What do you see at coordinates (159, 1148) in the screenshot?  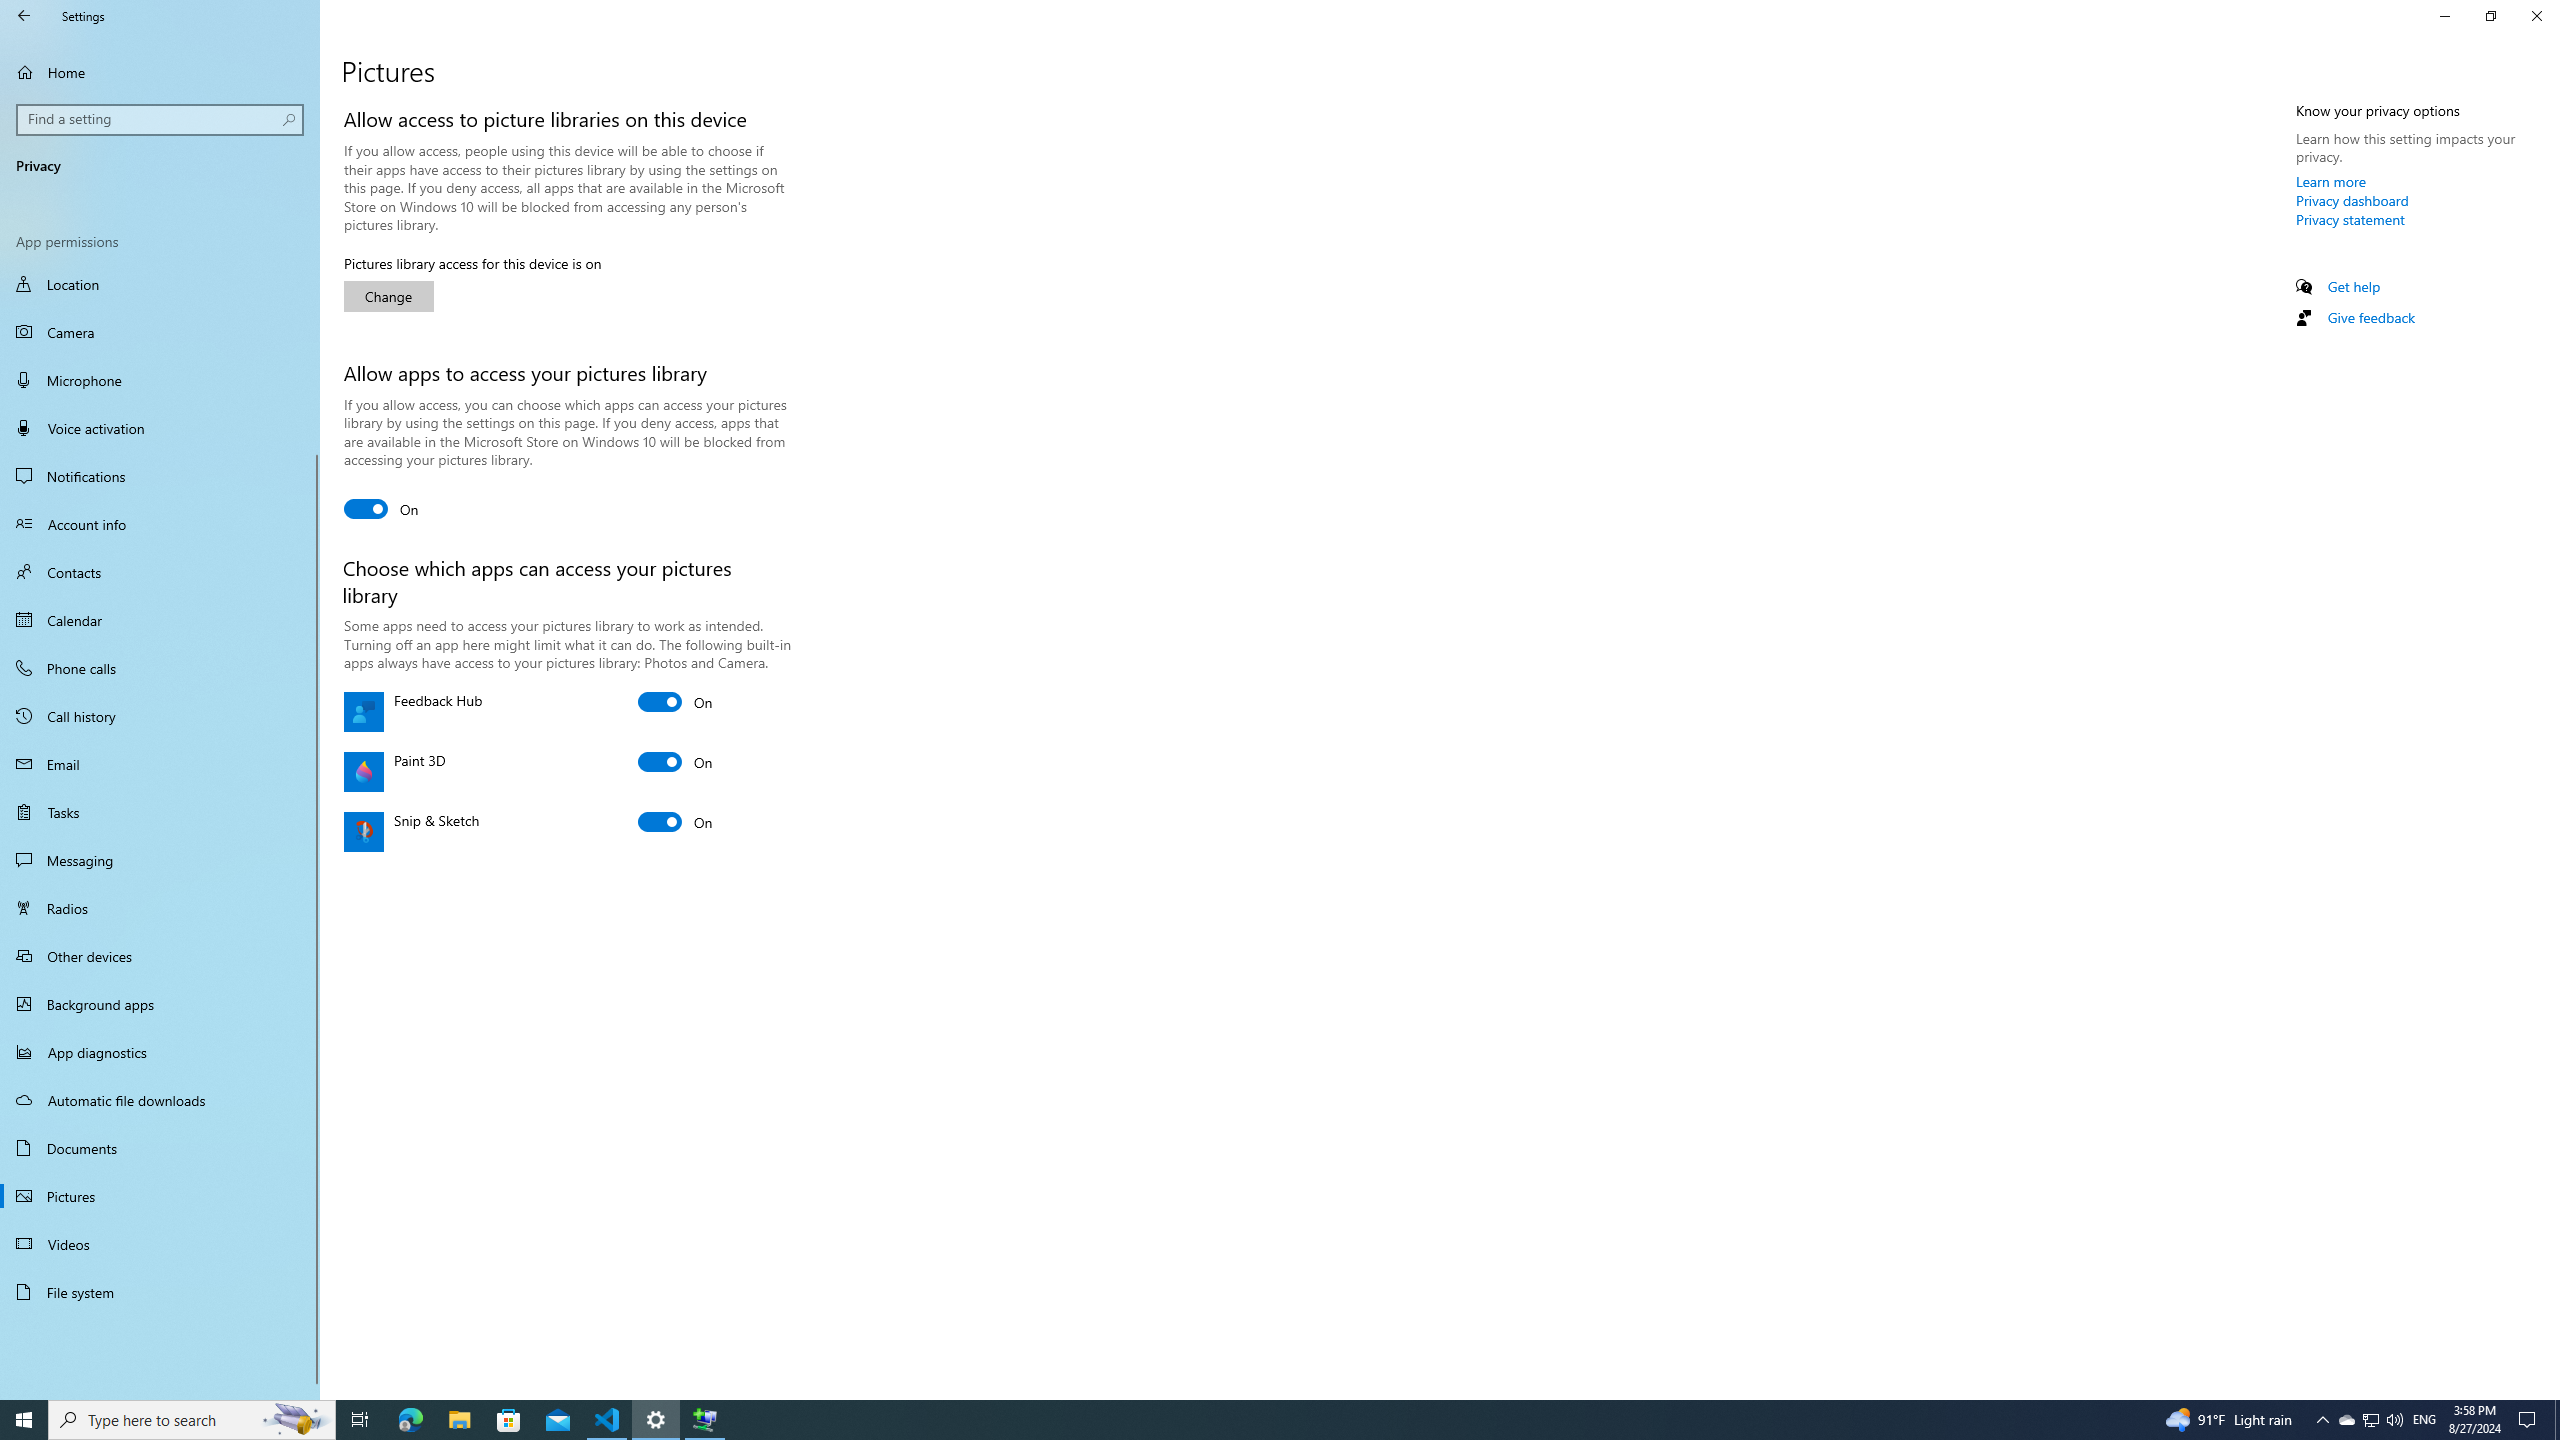 I see `'Documents'` at bounding box center [159, 1148].